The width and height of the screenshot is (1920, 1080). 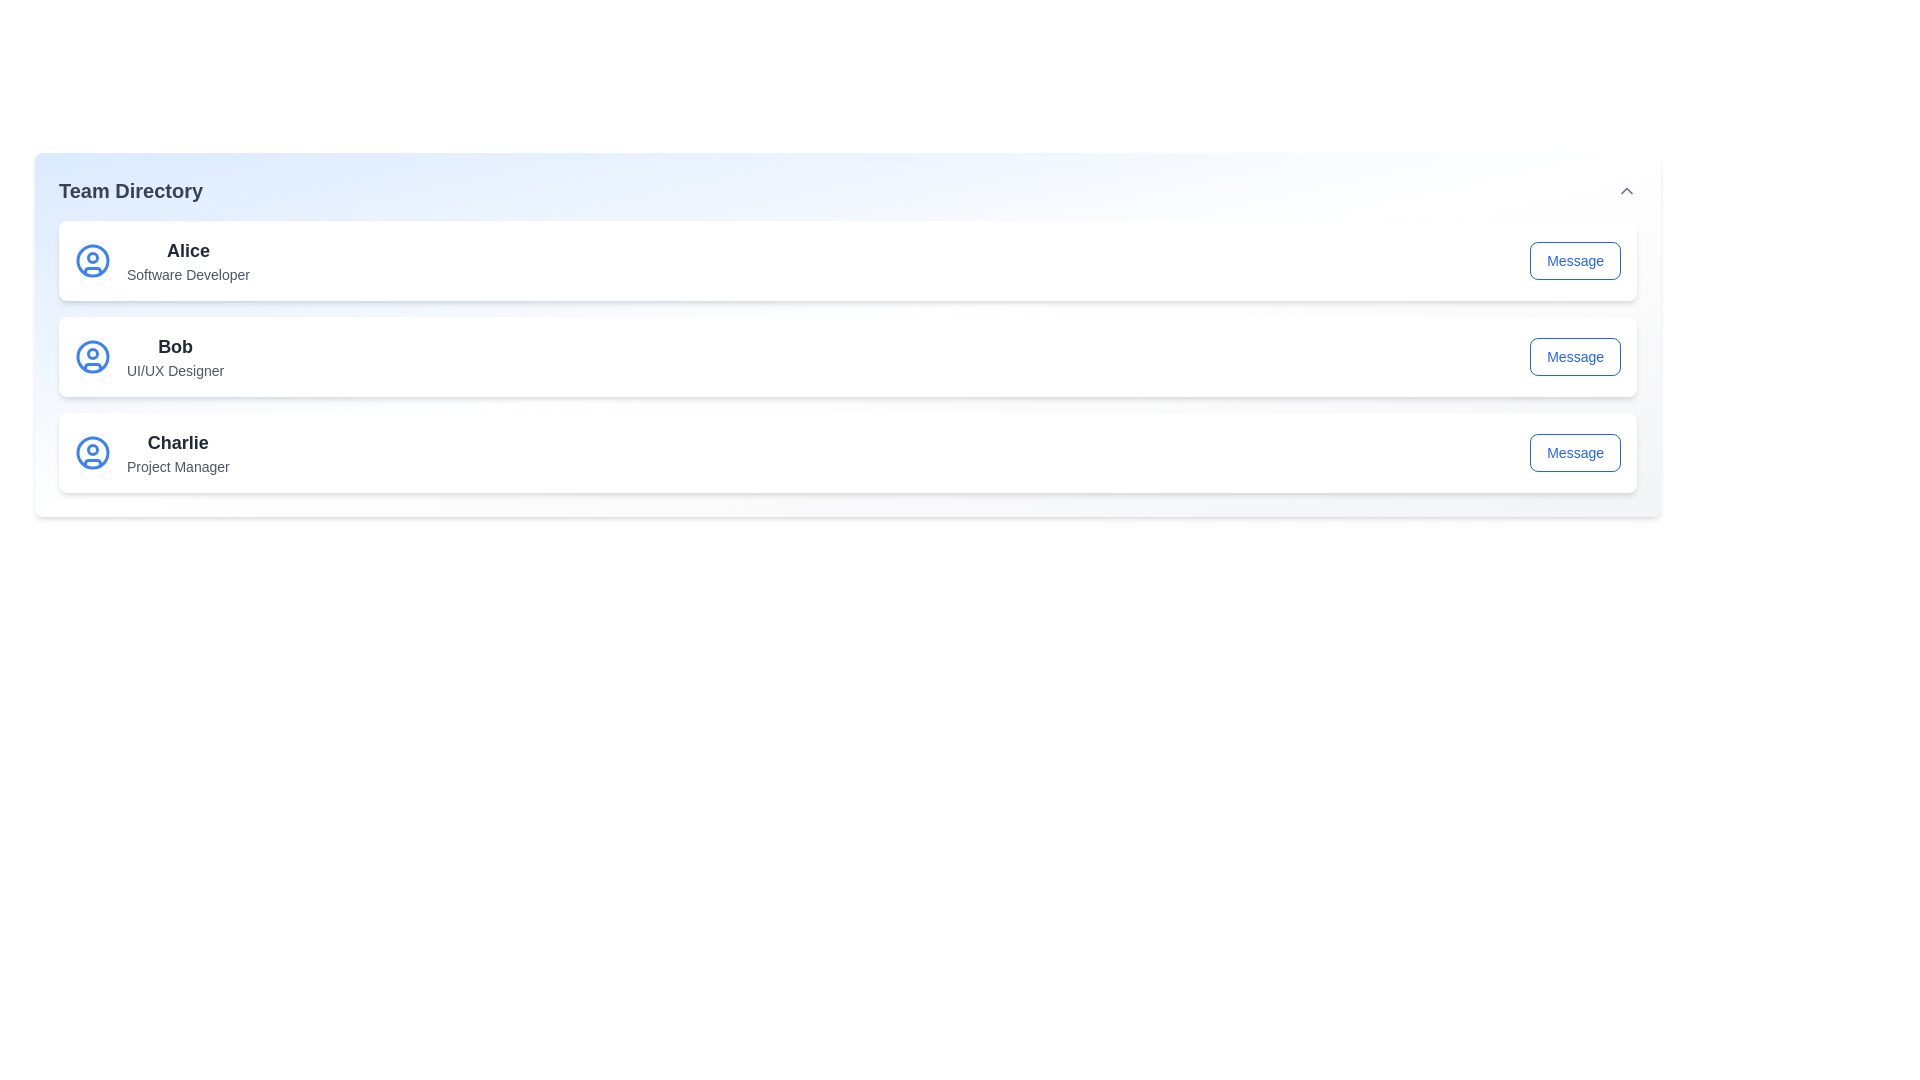 What do you see at coordinates (91, 260) in the screenshot?
I see `the Avatar Icon, which is a circular profile icon with a blue outline, located to the left of the name 'Alice' and above the description 'Software Developer'` at bounding box center [91, 260].